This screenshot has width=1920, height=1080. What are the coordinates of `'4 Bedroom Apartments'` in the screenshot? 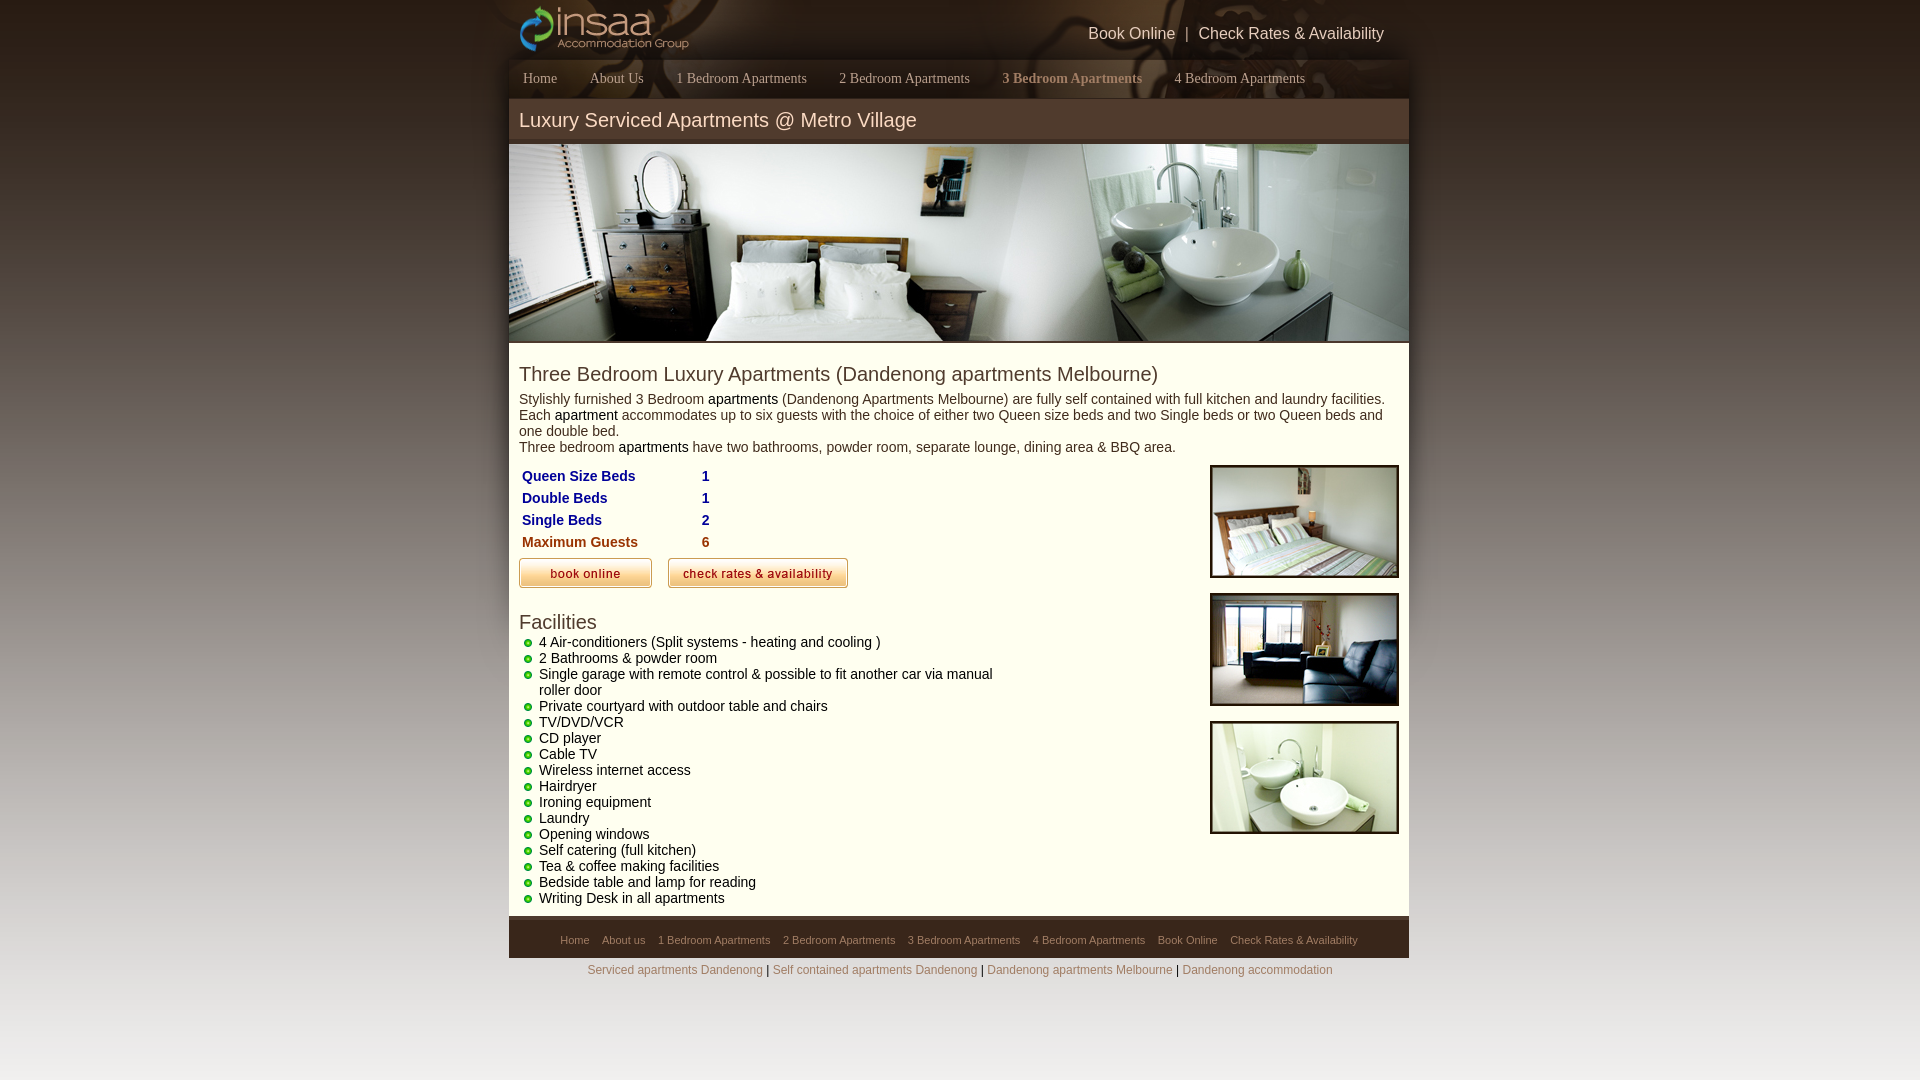 It's located at (1088, 940).